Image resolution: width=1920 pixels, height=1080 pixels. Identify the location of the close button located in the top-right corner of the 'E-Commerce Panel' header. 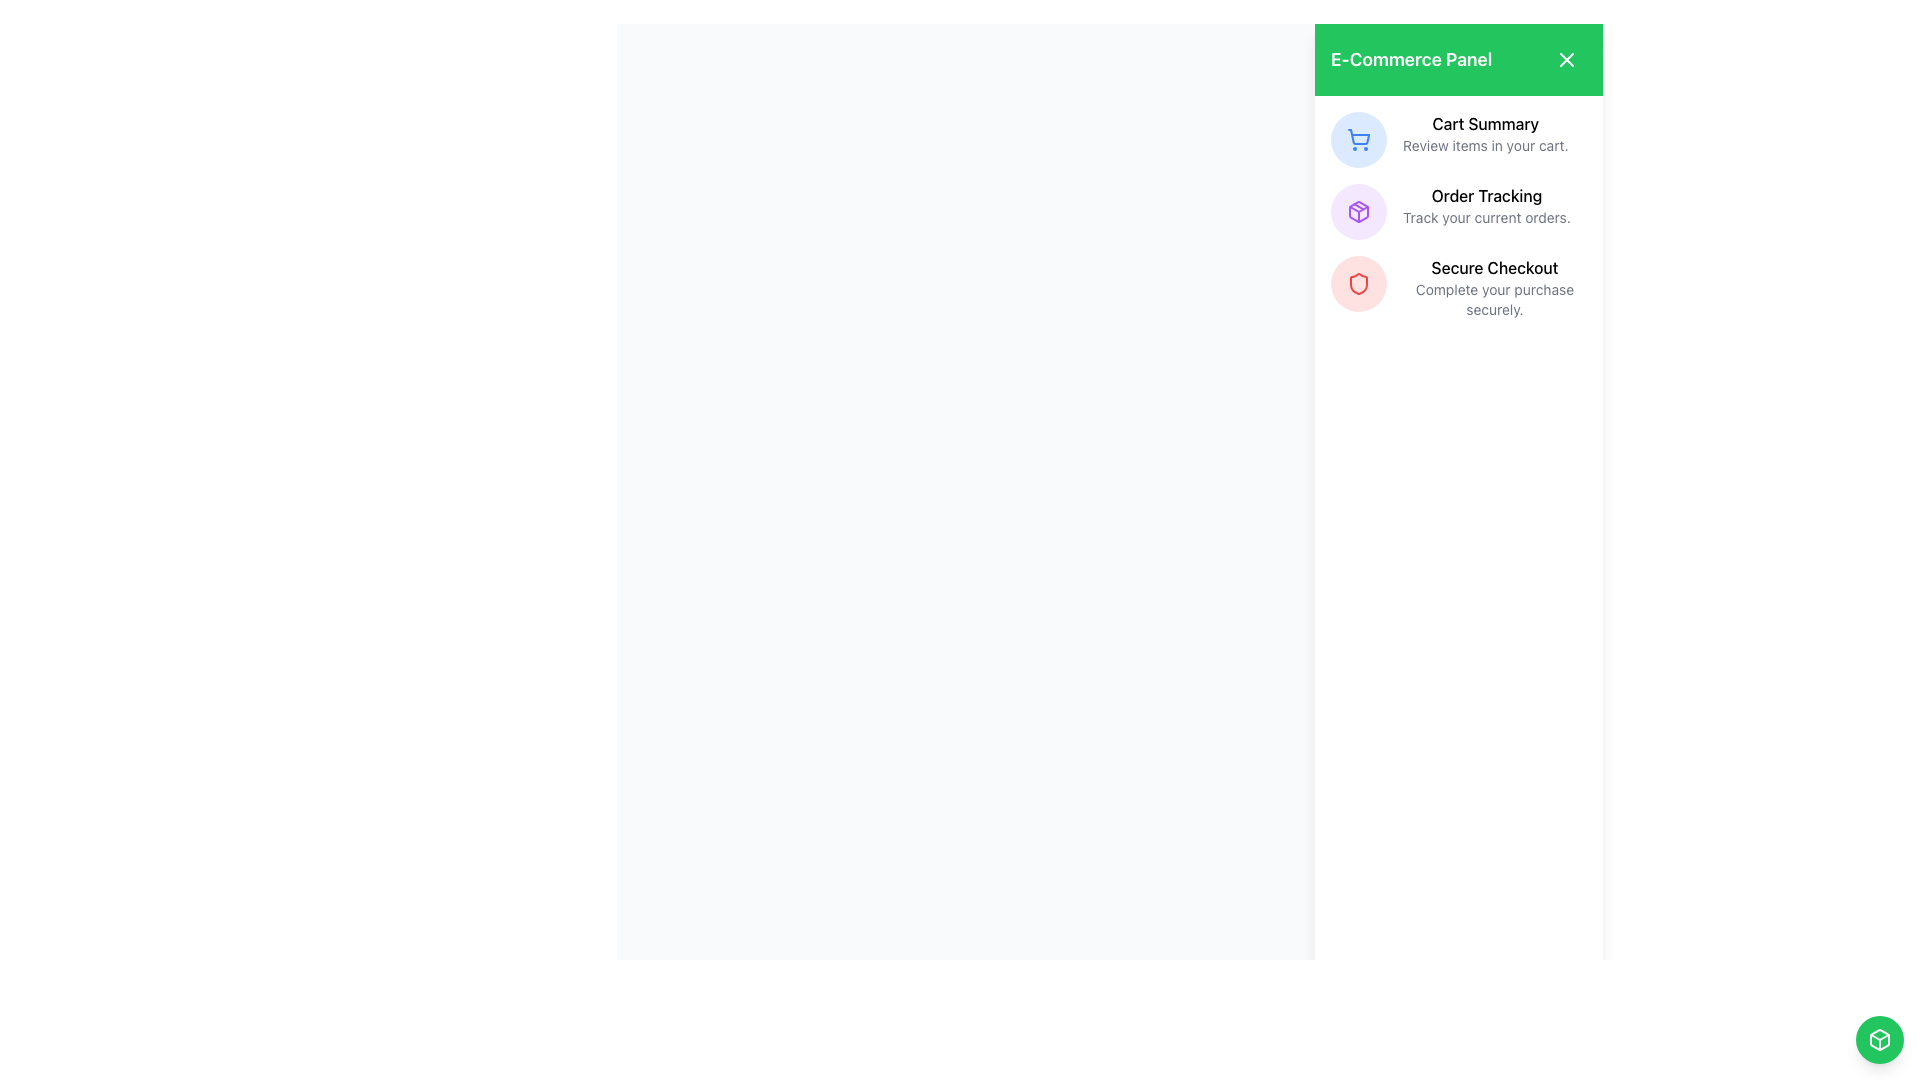
(1565, 59).